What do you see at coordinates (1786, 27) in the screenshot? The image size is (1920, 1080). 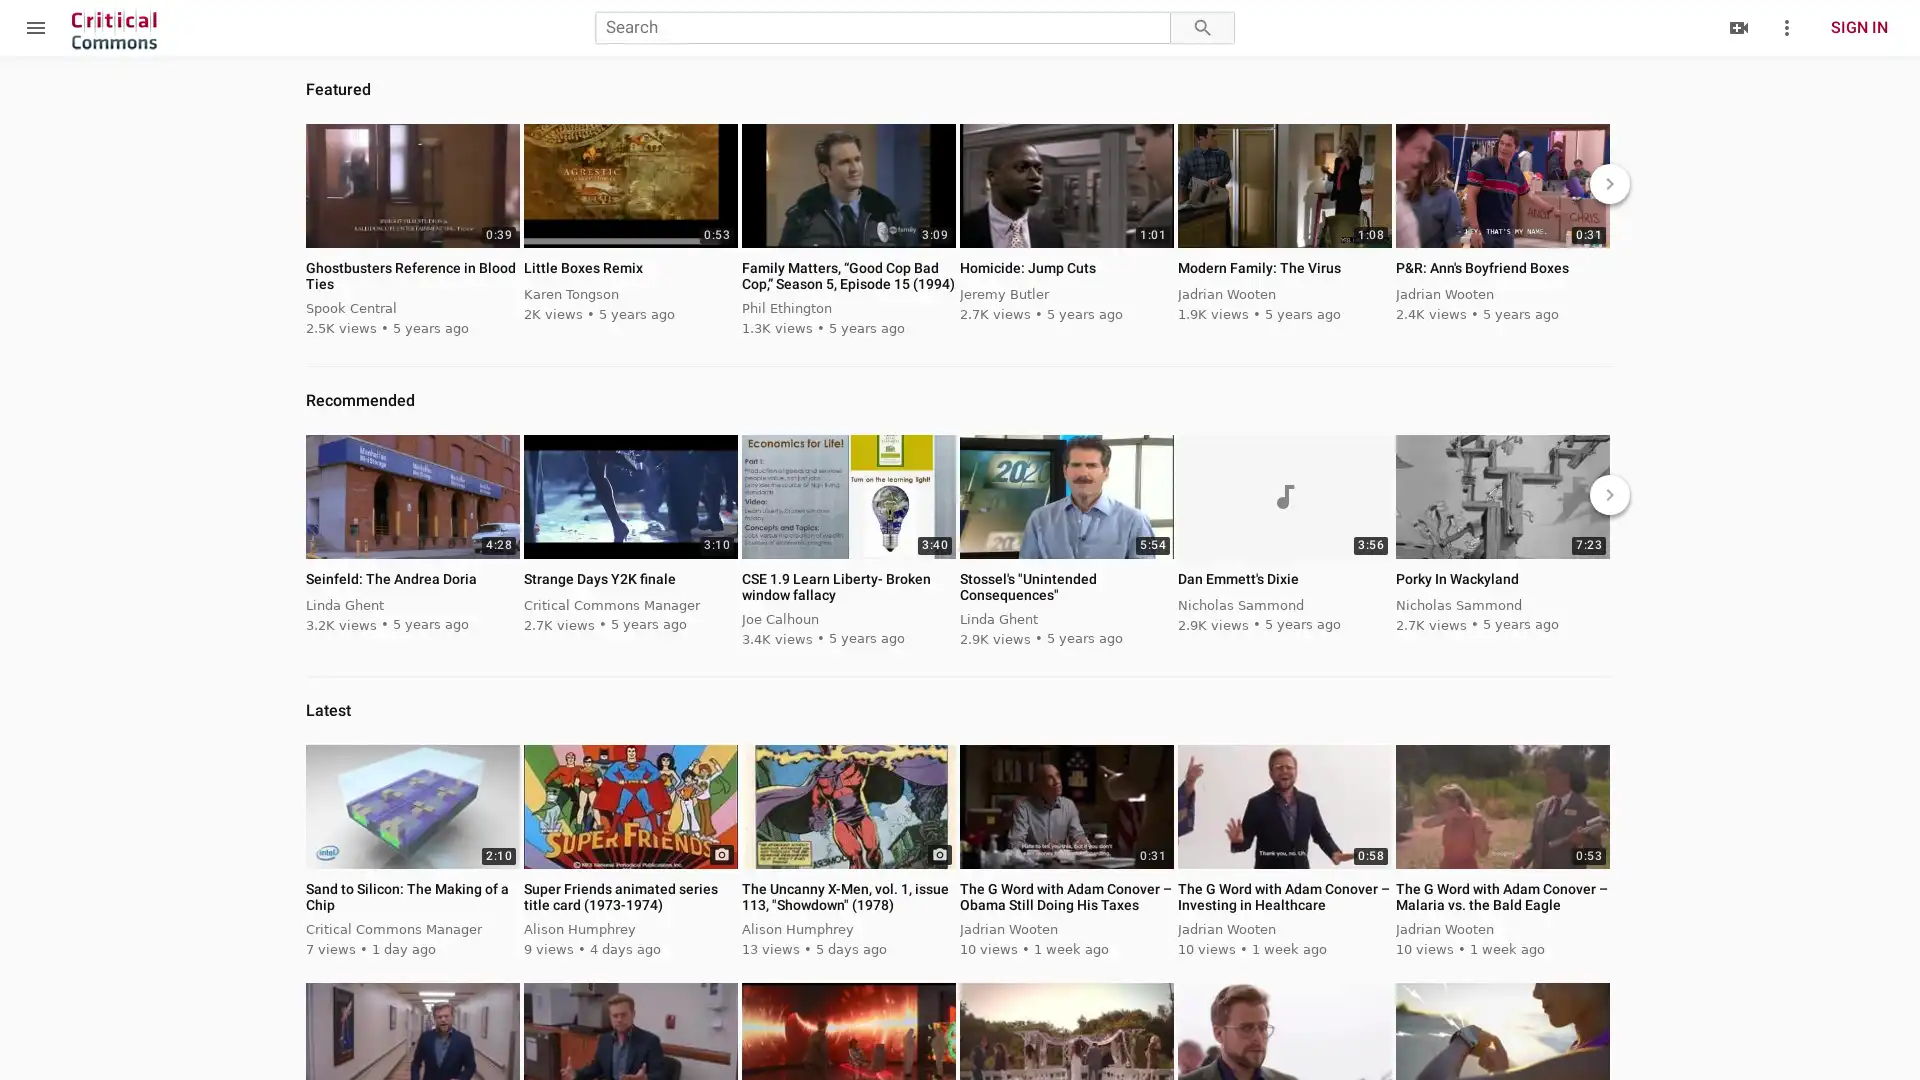 I see `more_vert` at bounding box center [1786, 27].